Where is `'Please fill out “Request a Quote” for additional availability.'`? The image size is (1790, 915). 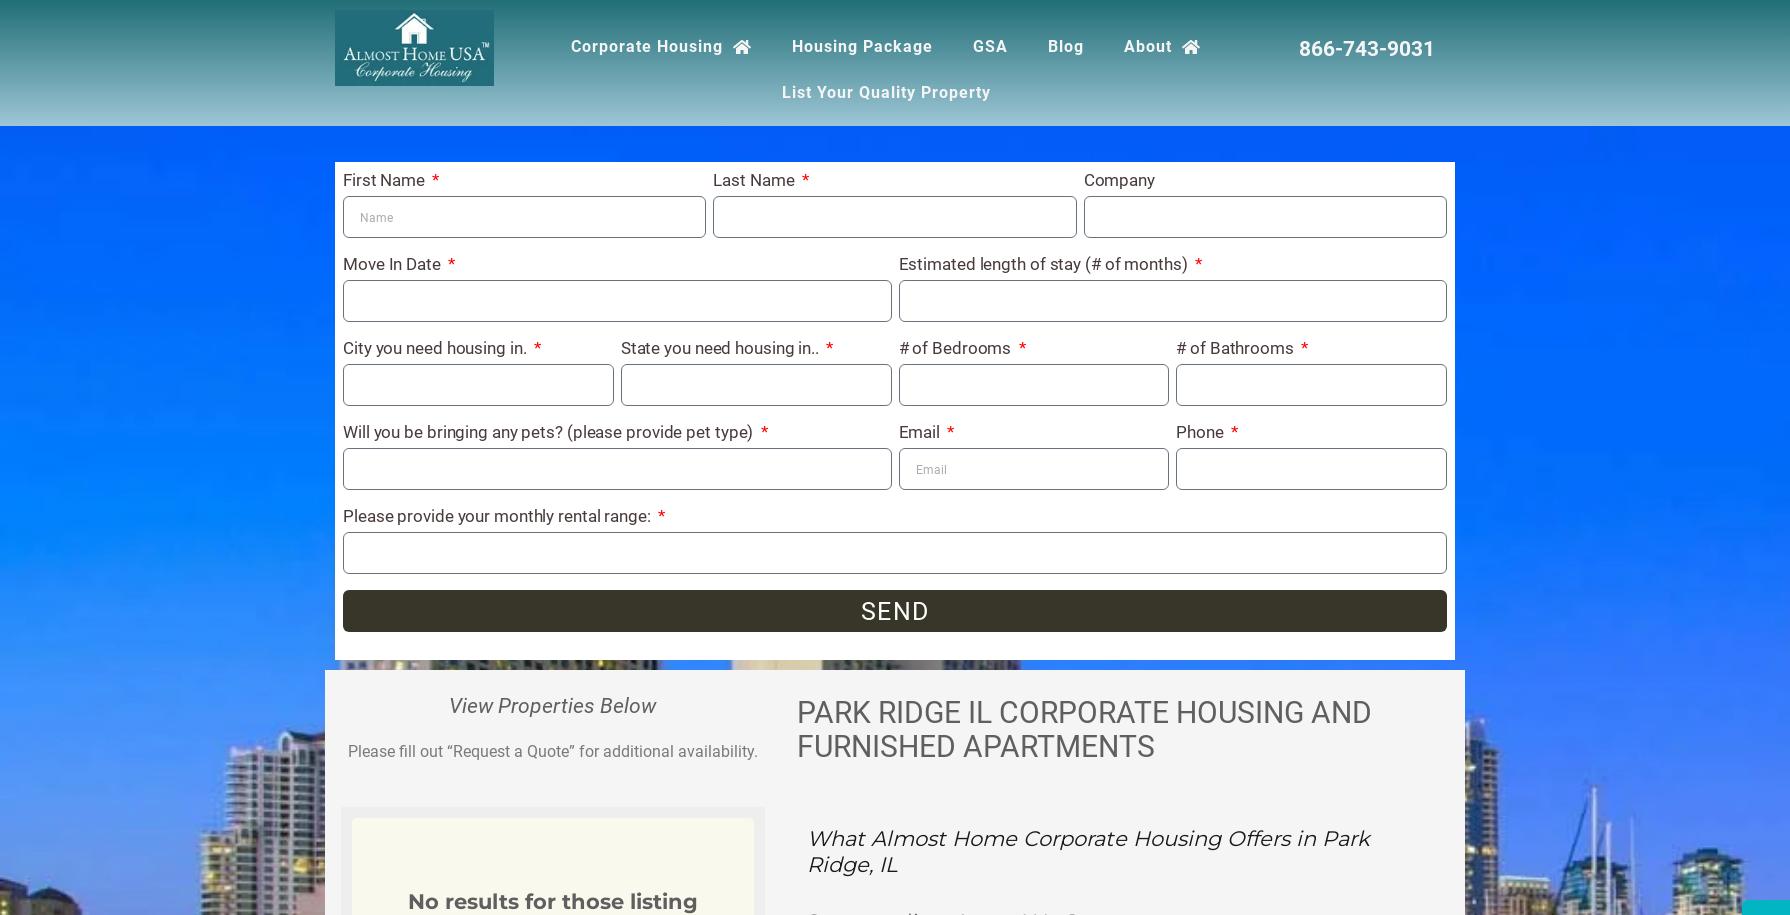
'Please fill out “Request a Quote” for additional availability.' is located at coordinates (551, 751).